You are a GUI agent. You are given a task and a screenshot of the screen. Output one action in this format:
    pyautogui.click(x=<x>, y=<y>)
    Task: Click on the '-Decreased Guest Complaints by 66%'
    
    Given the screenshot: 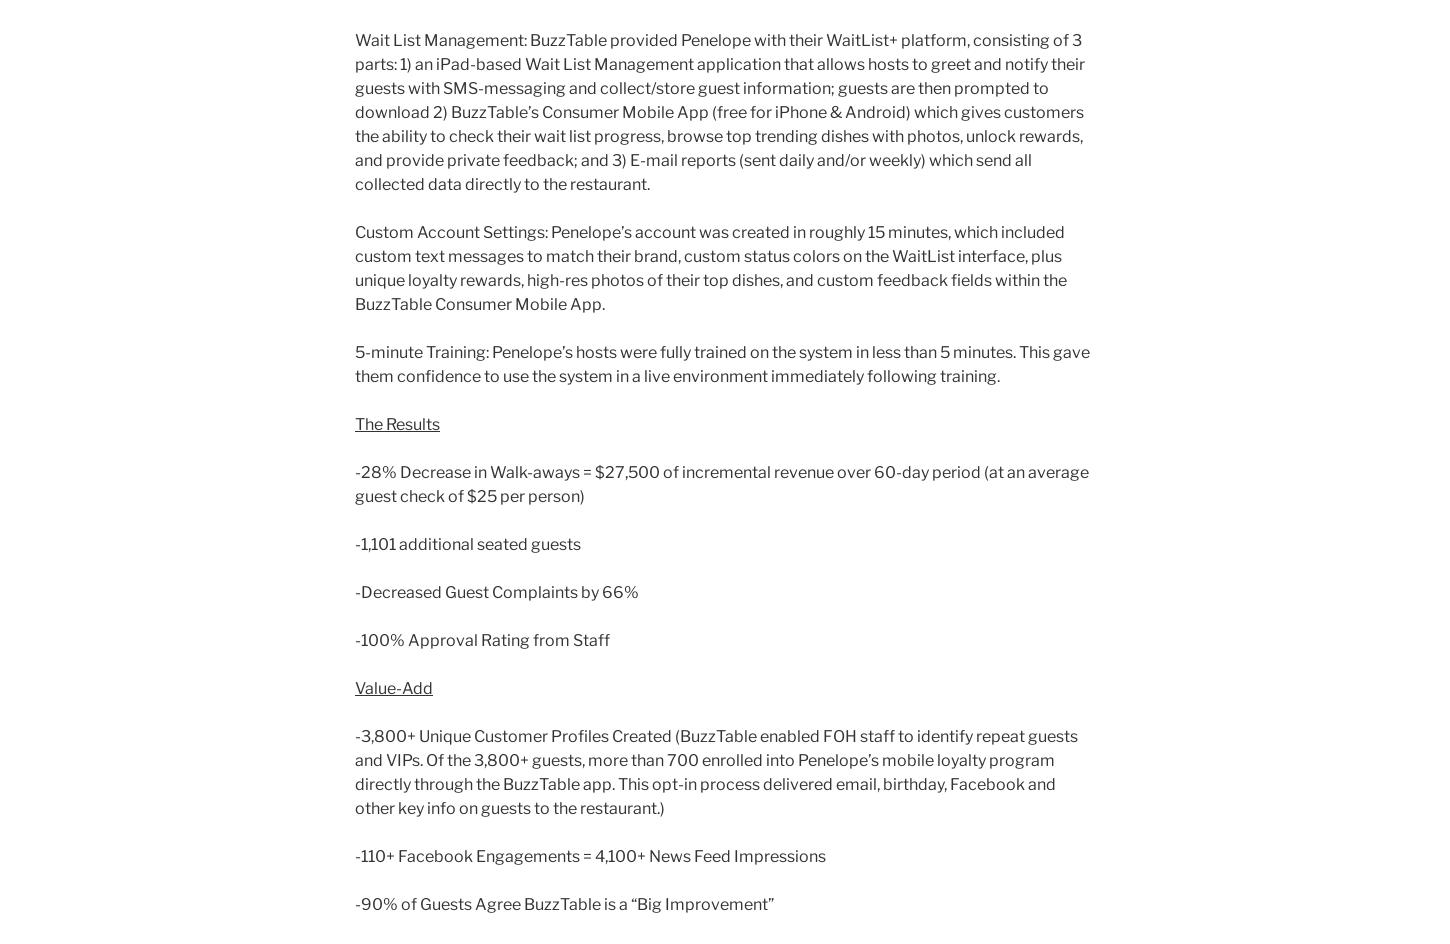 What is the action you would take?
    pyautogui.click(x=497, y=592)
    